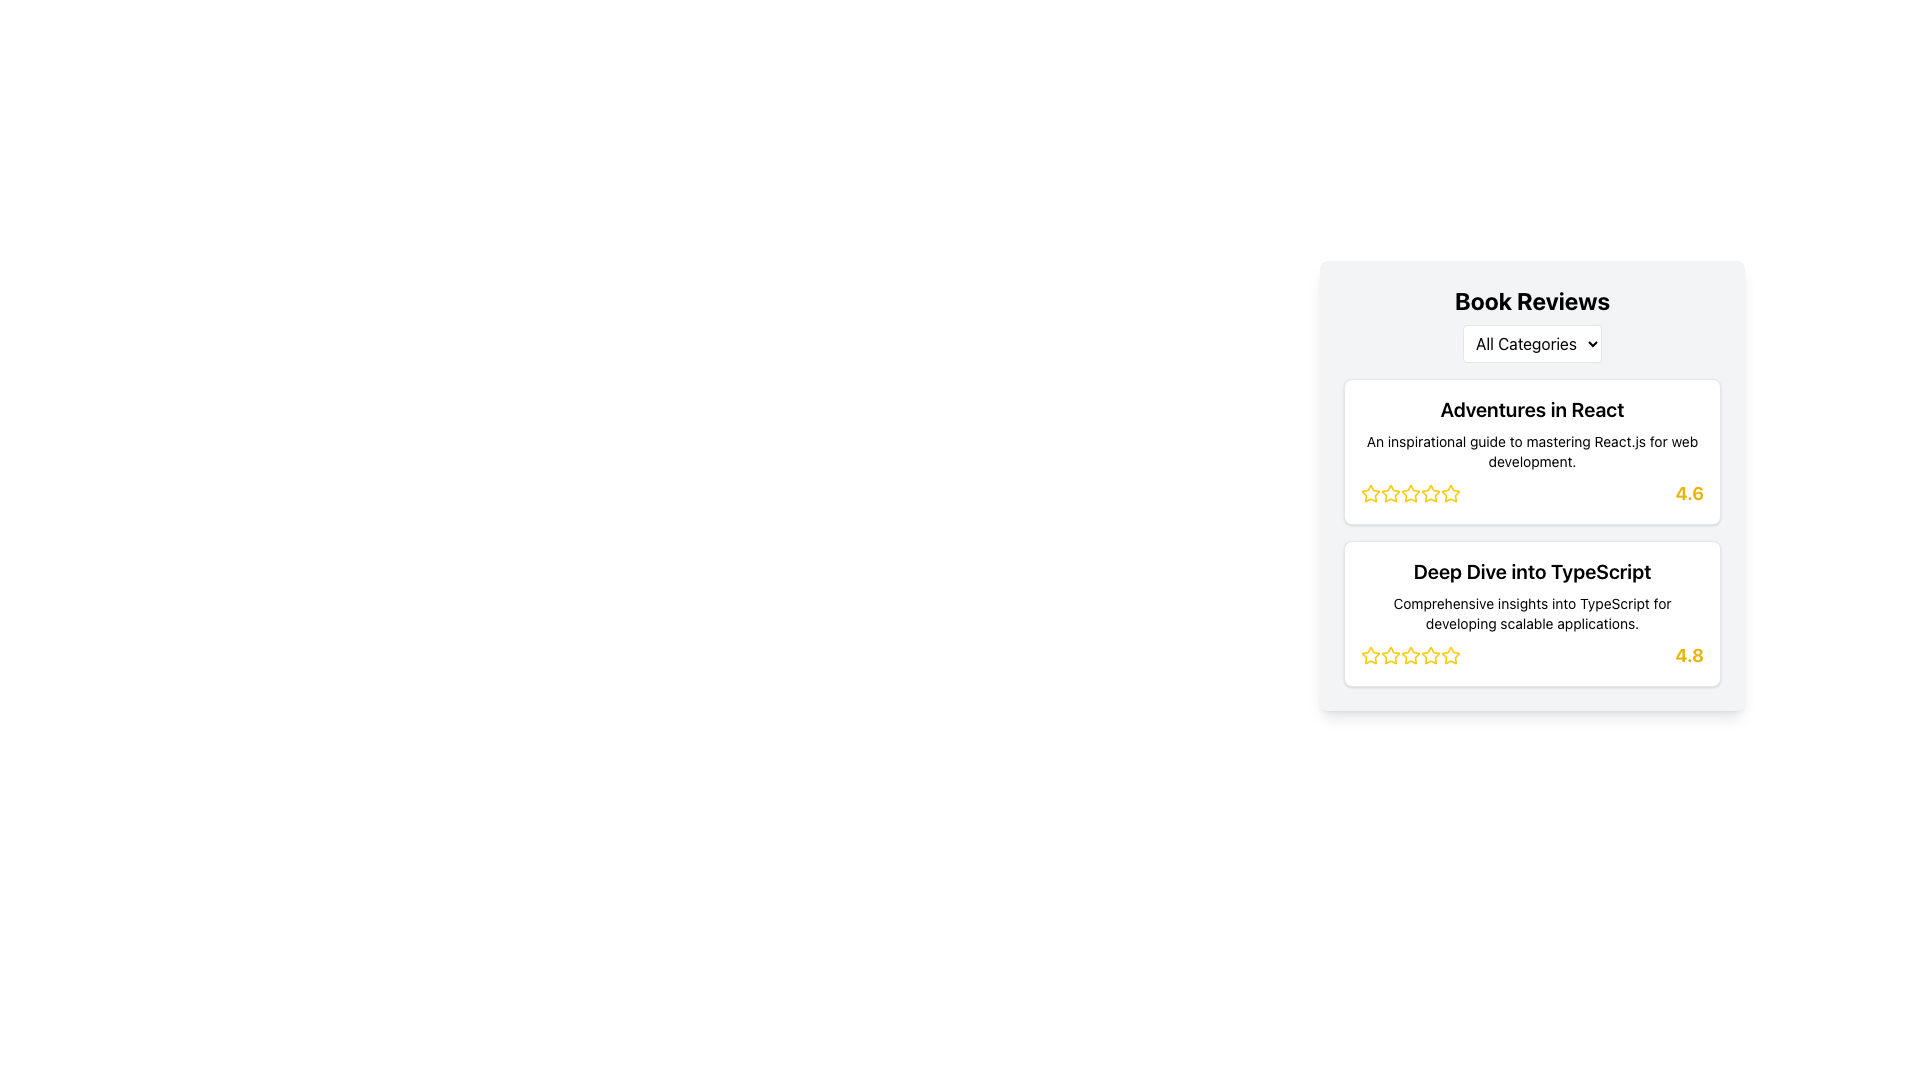 The height and width of the screenshot is (1080, 1920). I want to click on the yellow star icon with a hollow center and bold outline in the rating section of the second book review card below the title 'Deep Dive into TypeScript', so click(1370, 655).